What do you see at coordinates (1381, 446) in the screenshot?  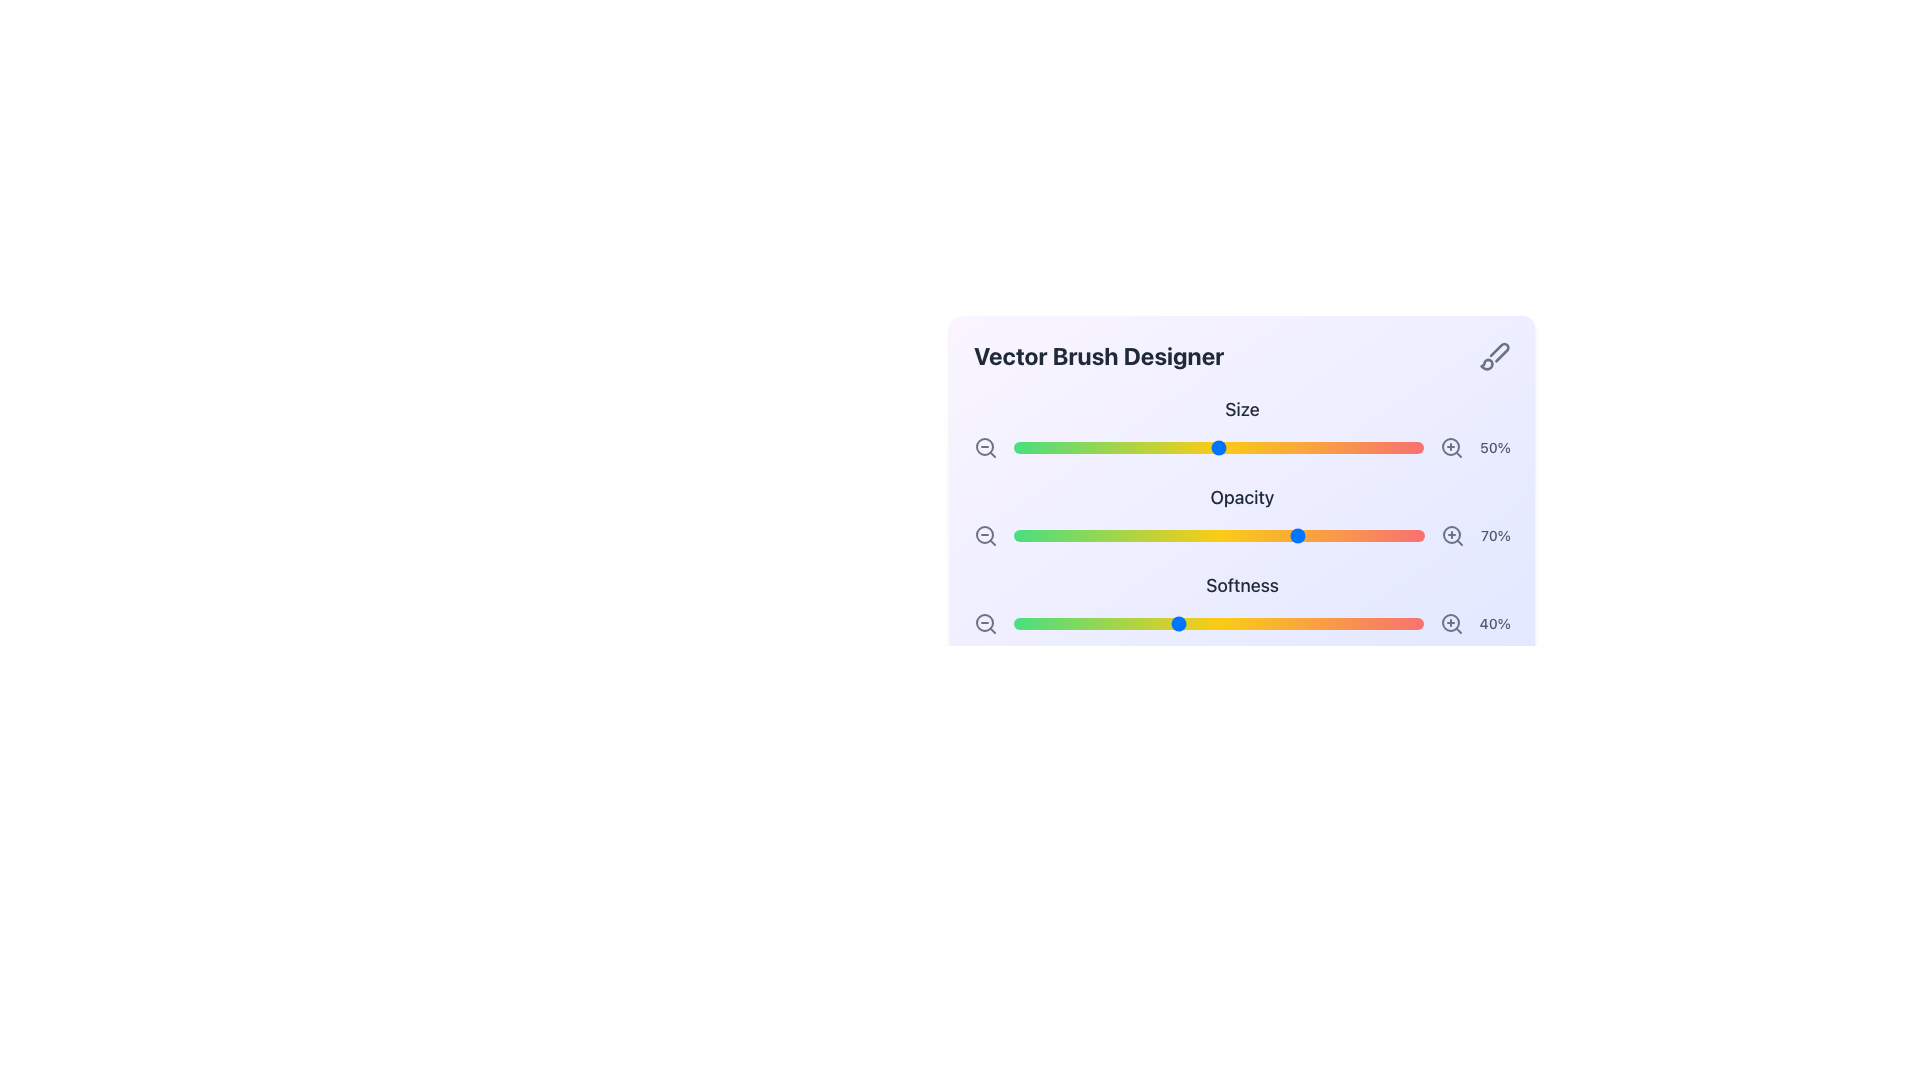 I see `the slider value` at bounding box center [1381, 446].